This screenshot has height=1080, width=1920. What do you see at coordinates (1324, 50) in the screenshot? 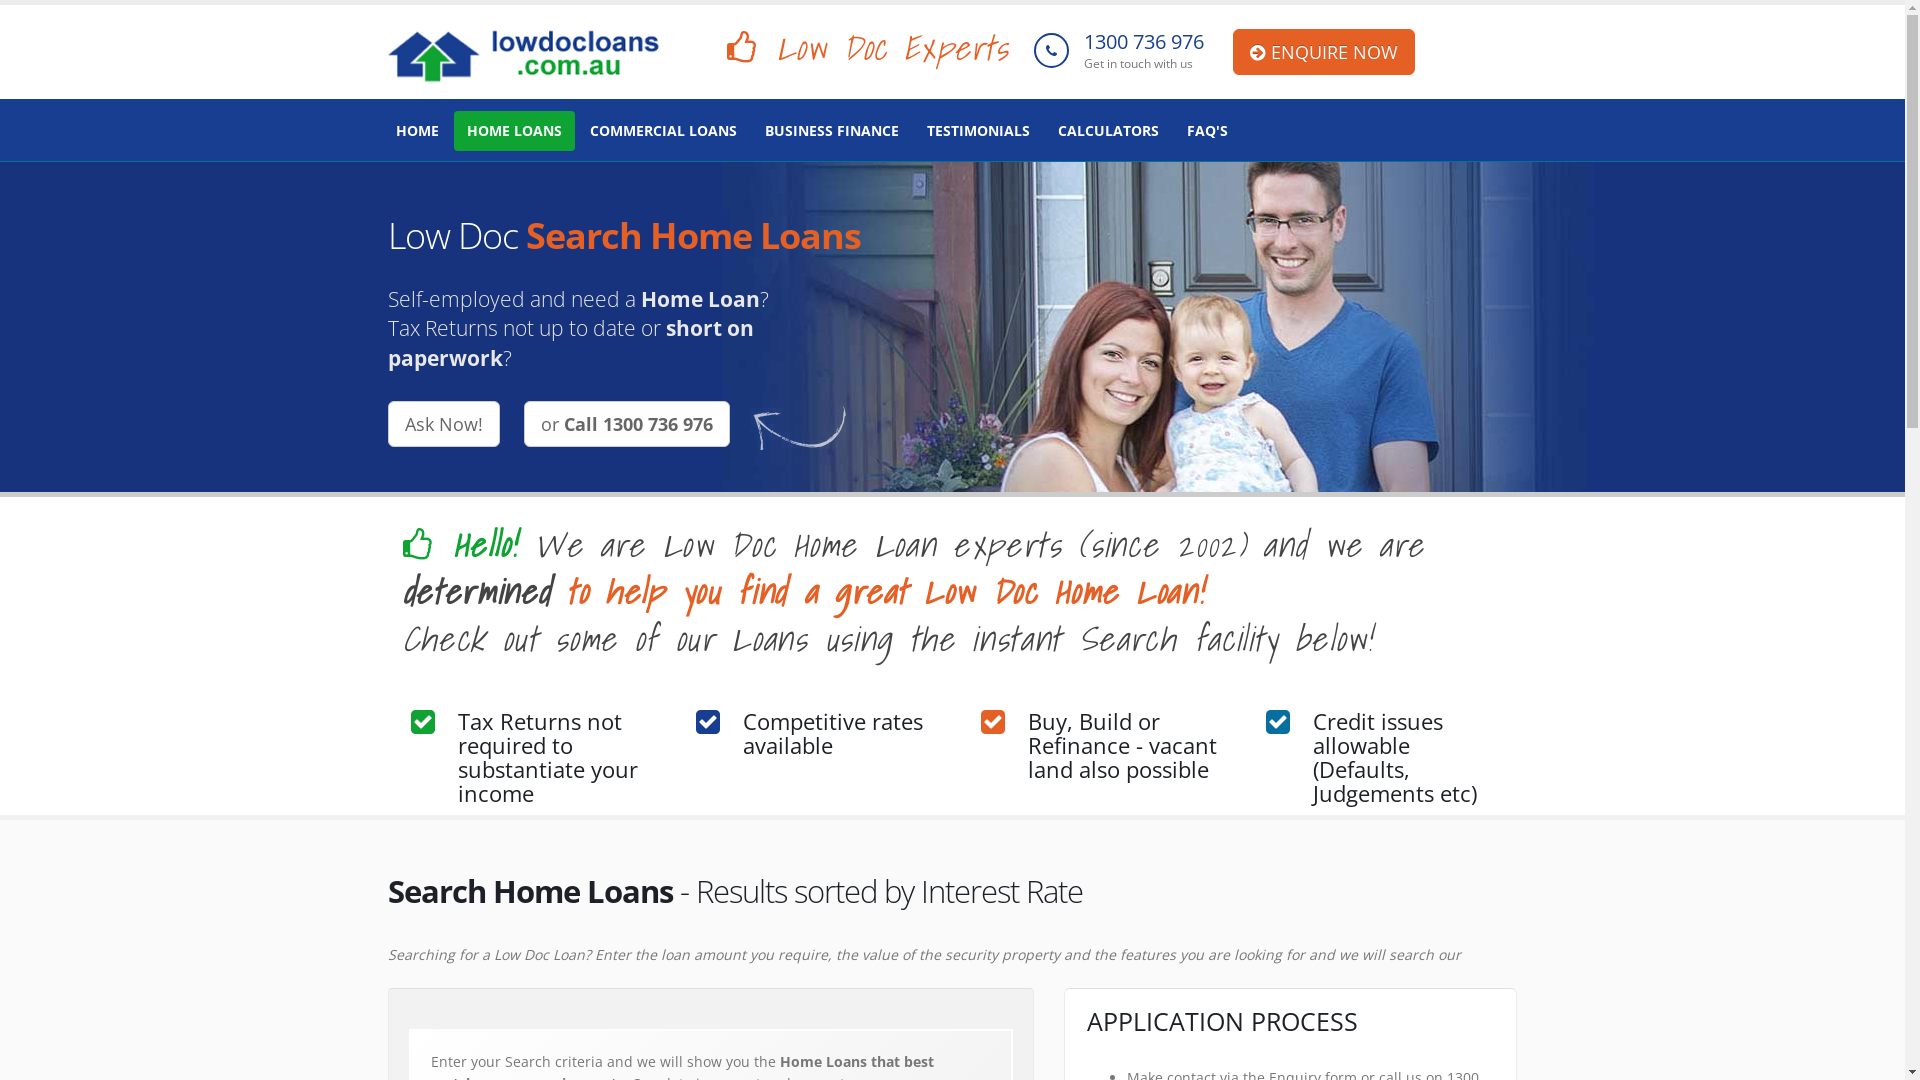
I see `'ENQUIRE NOW'` at bounding box center [1324, 50].